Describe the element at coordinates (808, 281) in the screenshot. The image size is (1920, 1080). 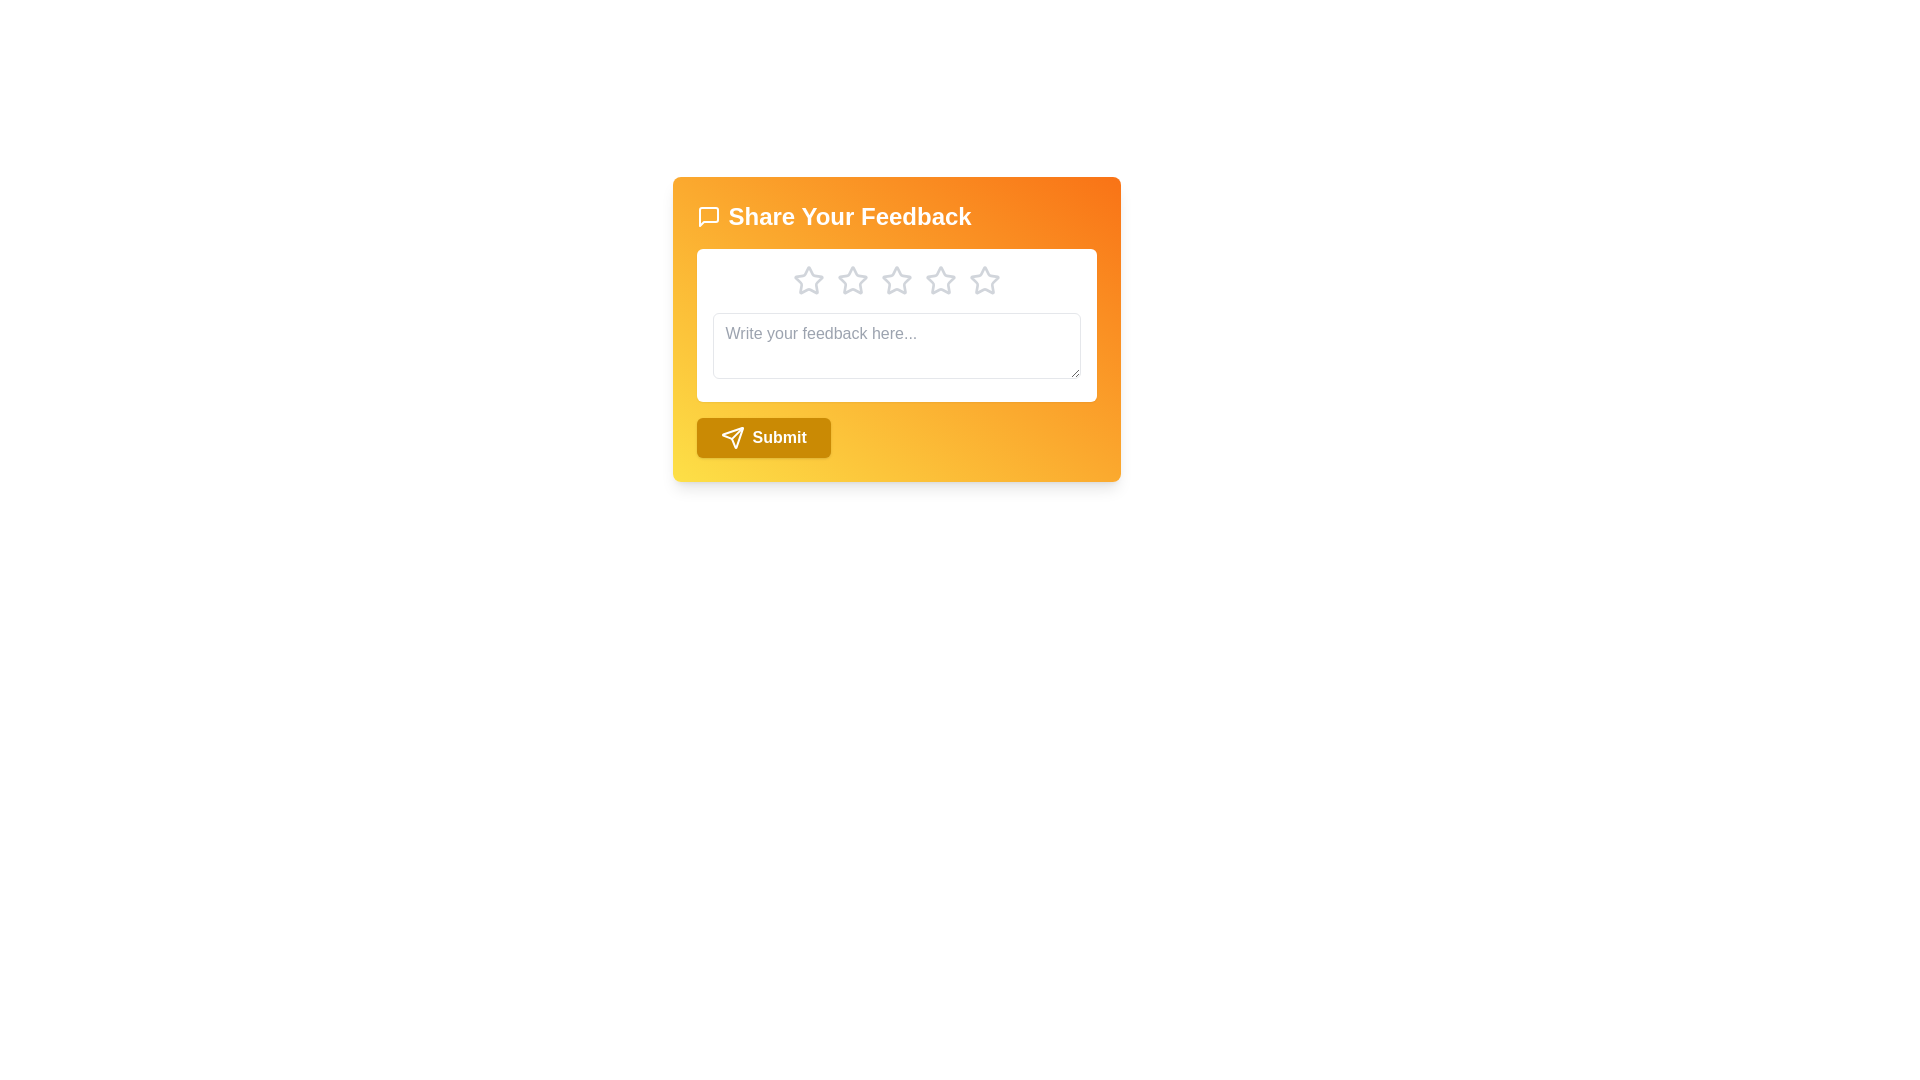
I see `the first star icon in the rating section` at that location.